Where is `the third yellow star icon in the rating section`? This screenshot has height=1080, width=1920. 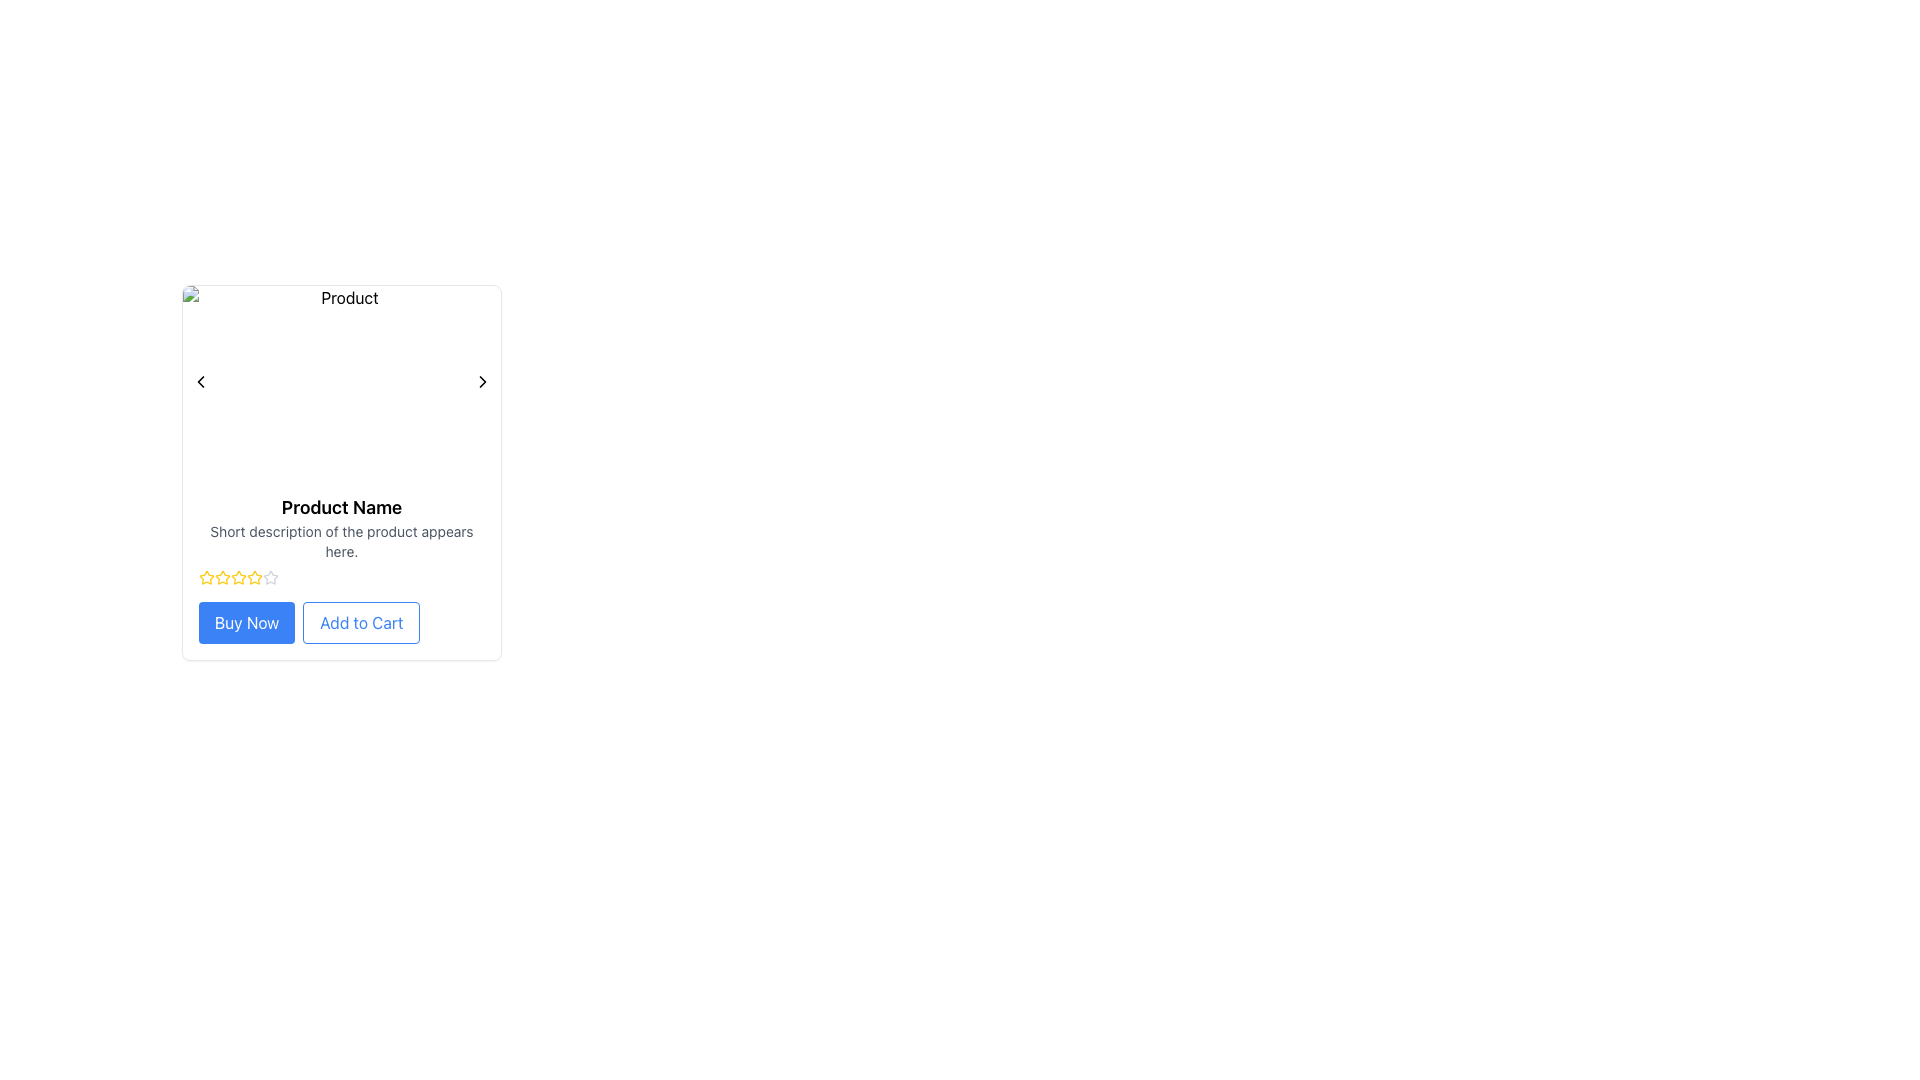
the third yellow star icon in the rating section is located at coordinates (222, 578).